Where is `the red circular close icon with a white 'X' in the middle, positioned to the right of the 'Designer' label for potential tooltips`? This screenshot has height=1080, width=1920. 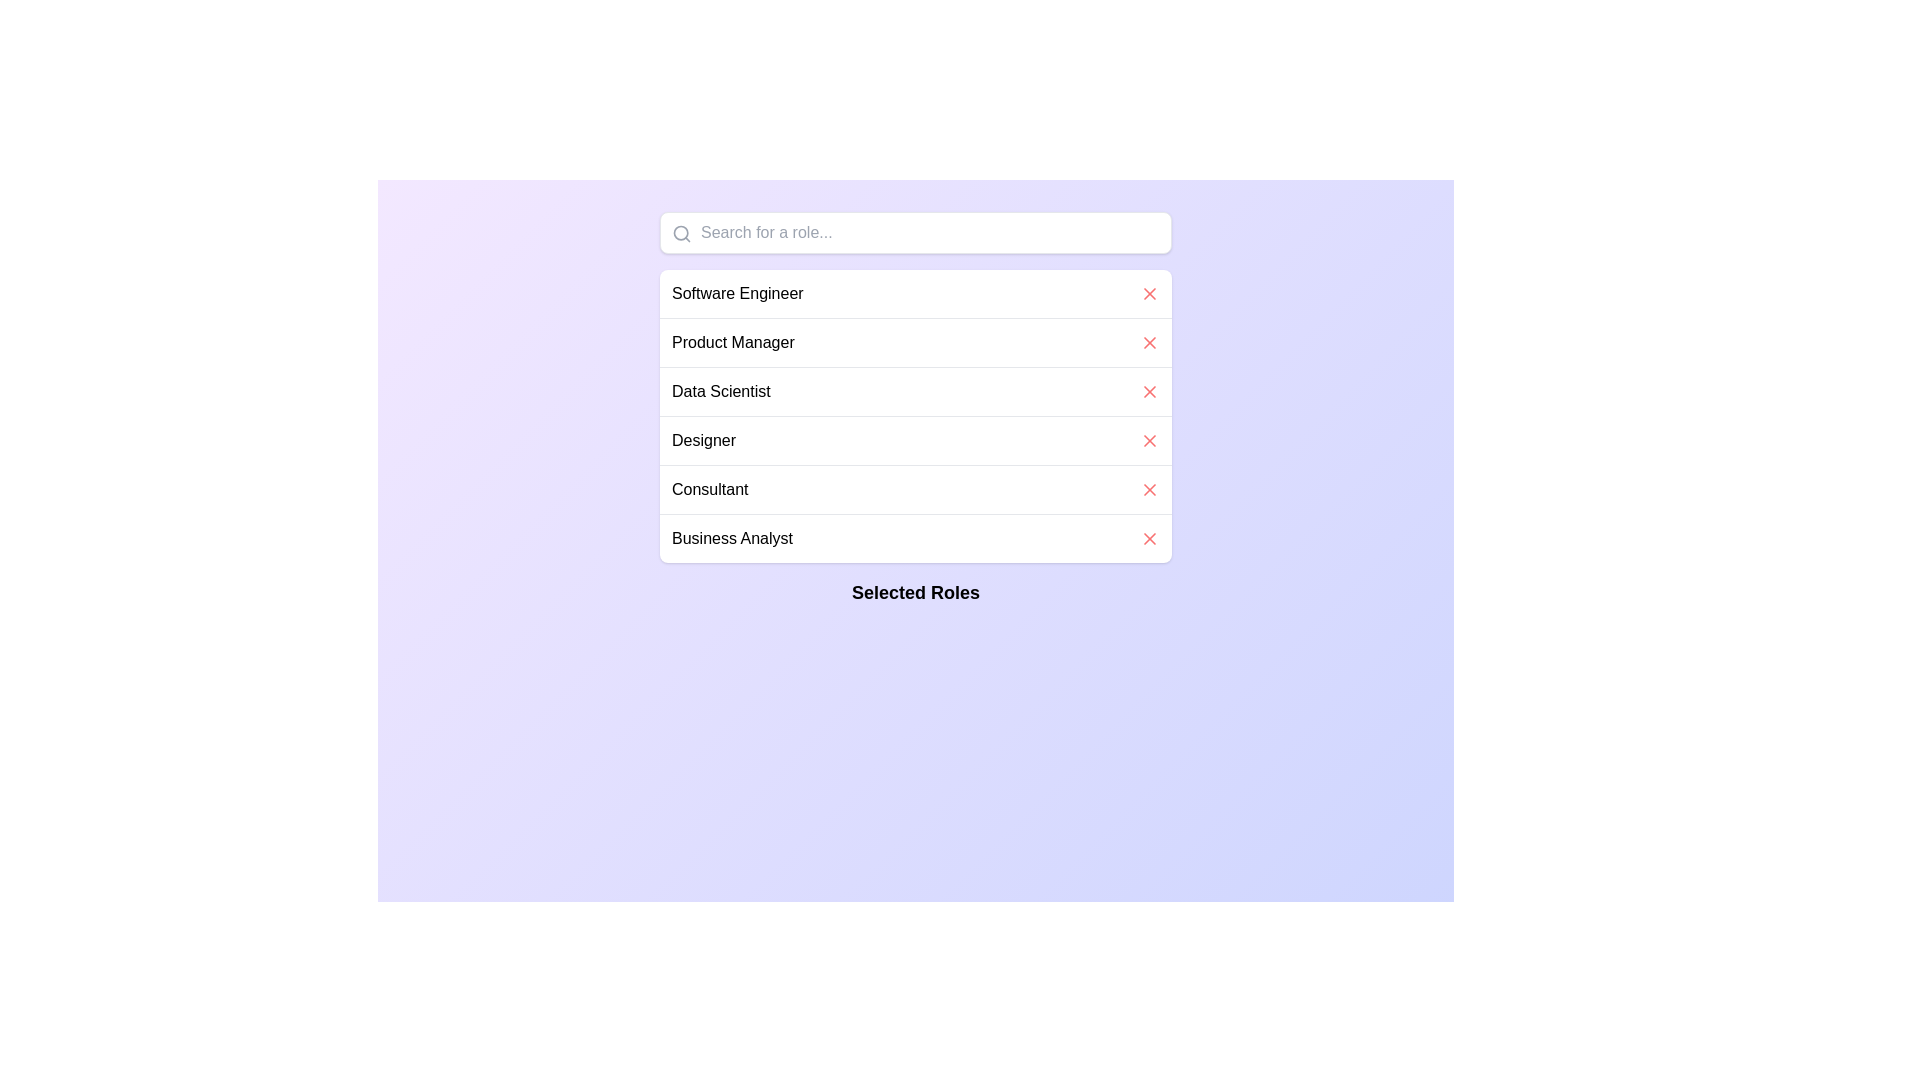 the red circular close icon with a white 'X' in the middle, positioned to the right of the 'Designer' label for potential tooltips is located at coordinates (1150, 439).